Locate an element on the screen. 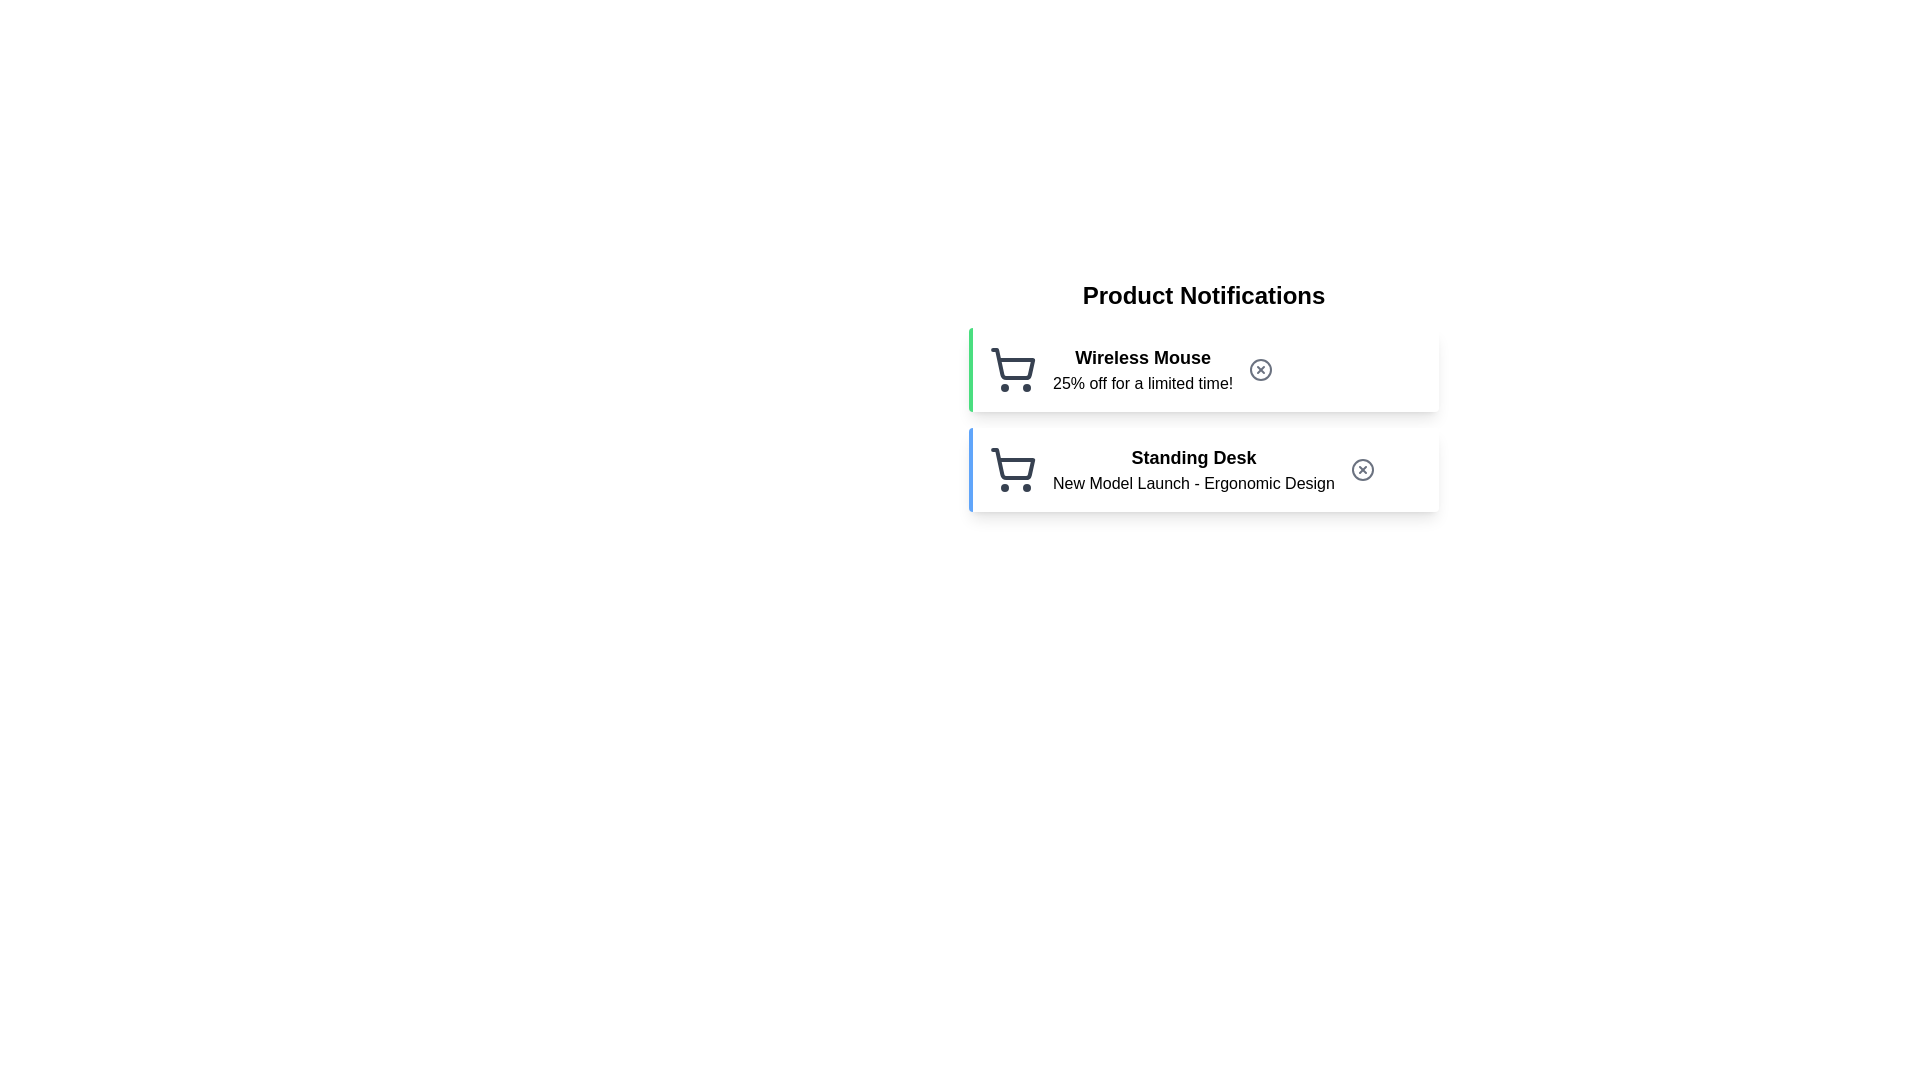 The height and width of the screenshot is (1080, 1920). close button for the notification labeled 'Standing Desk' is located at coordinates (1362, 470).